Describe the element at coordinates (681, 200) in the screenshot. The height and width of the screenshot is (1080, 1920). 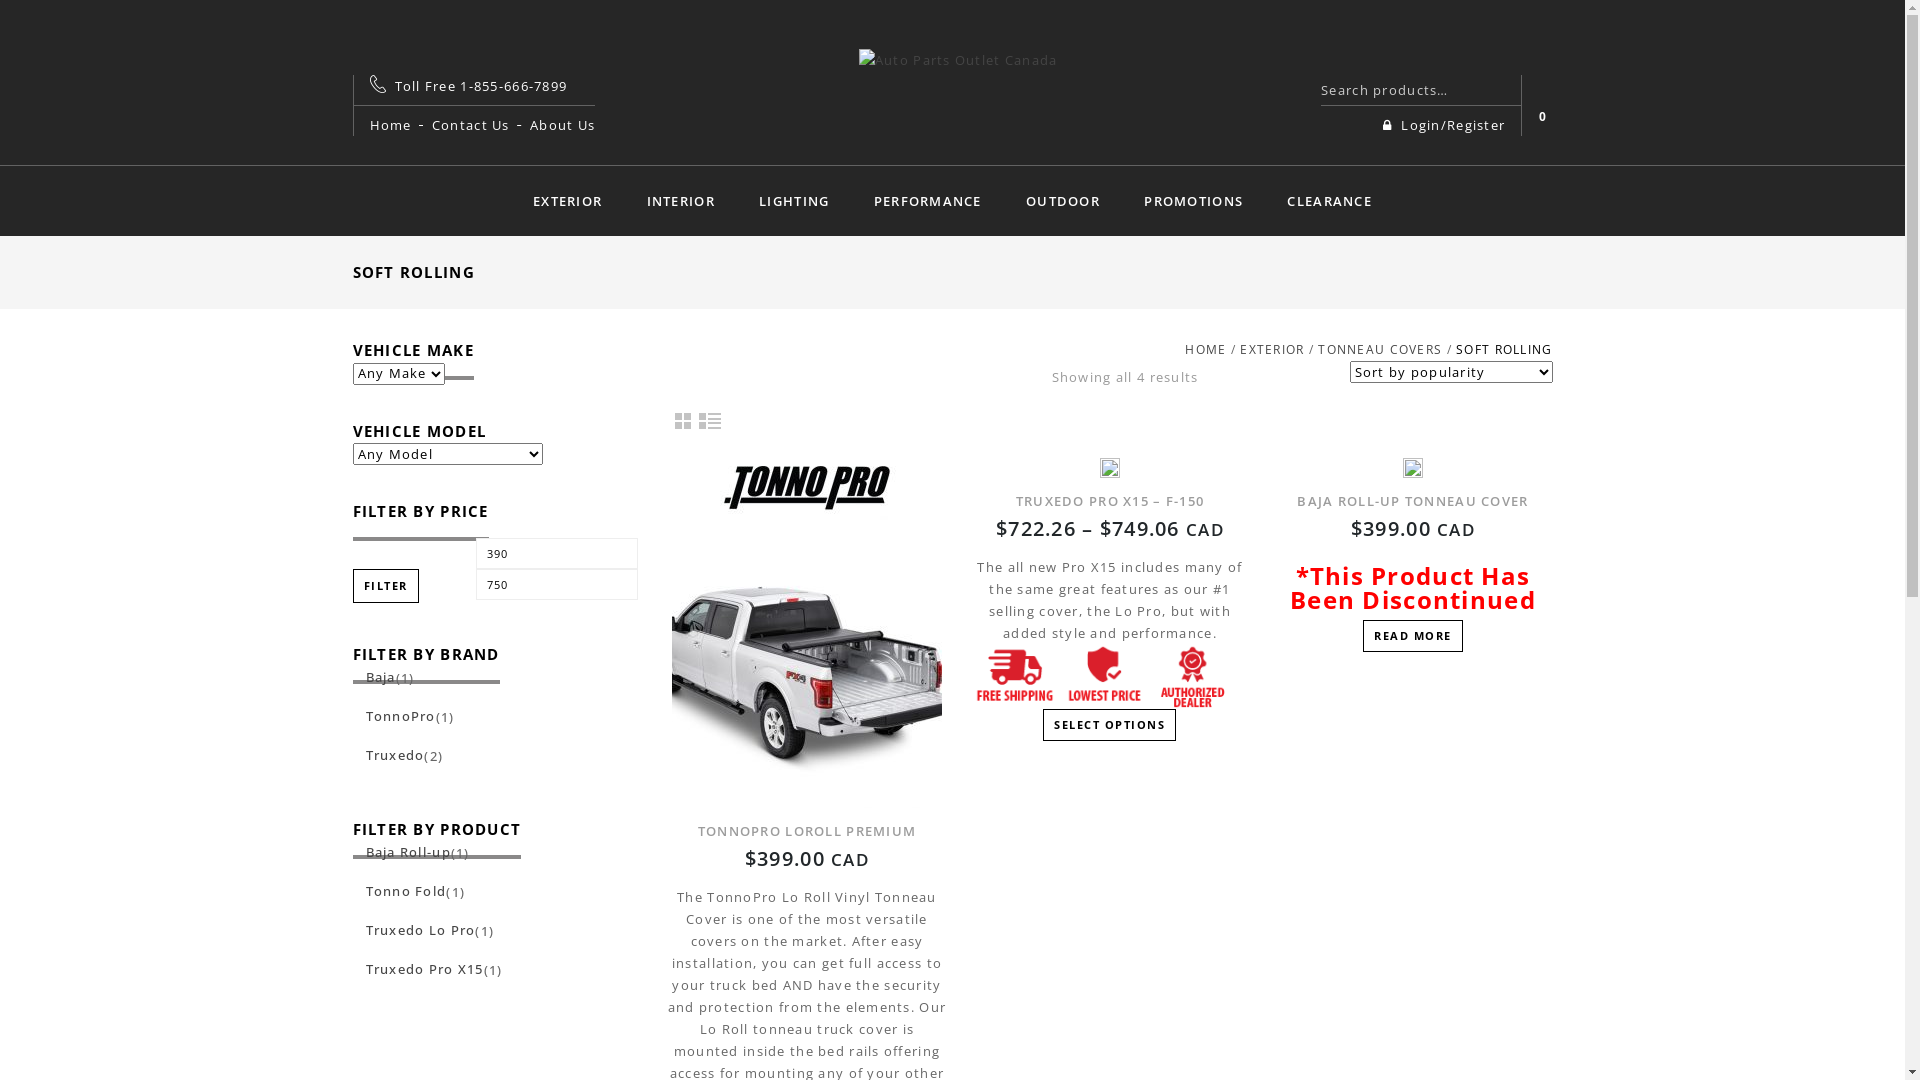
I see `'INTERIOR'` at that location.